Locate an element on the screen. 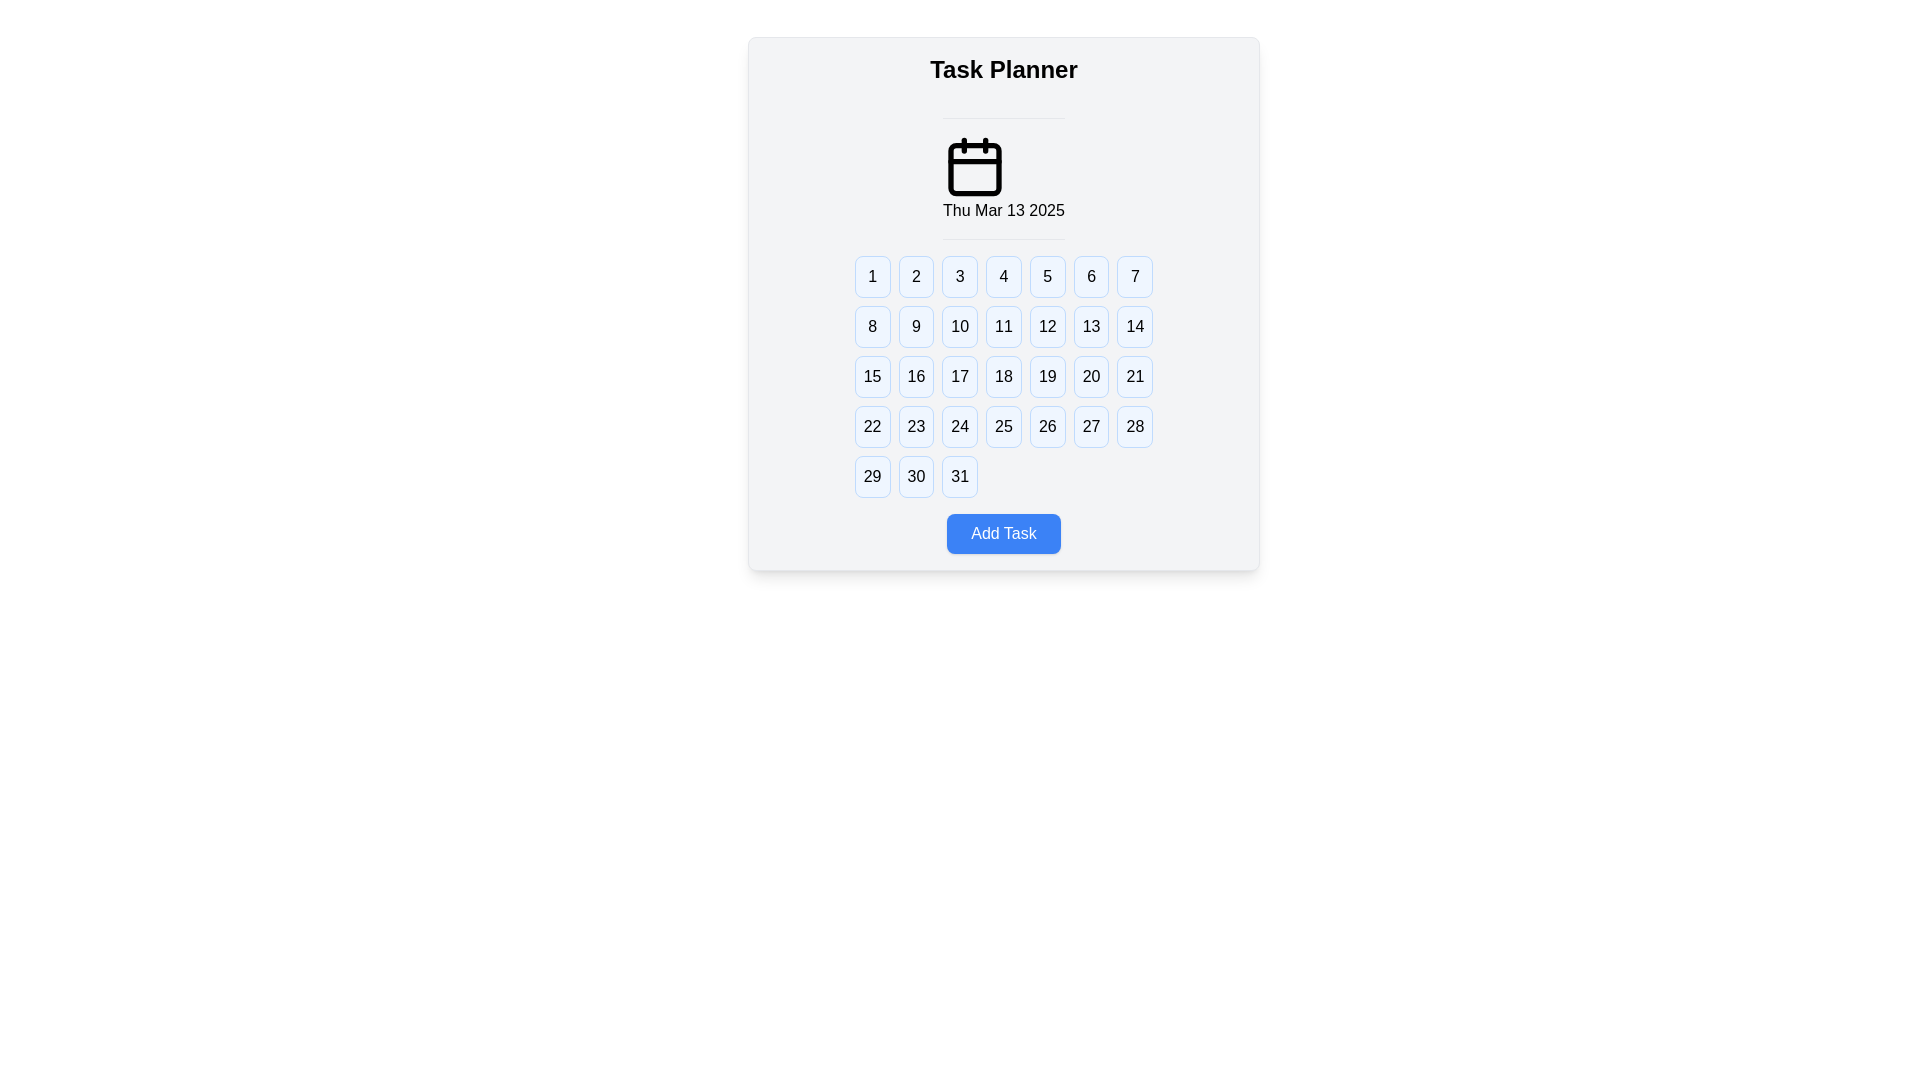 Image resolution: width=1920 pixels, height=1080 pixels. the static text displaying the currently selected date, located just below the calendar icon in the header of the calendar interface is located at coordinates (1003, 211).